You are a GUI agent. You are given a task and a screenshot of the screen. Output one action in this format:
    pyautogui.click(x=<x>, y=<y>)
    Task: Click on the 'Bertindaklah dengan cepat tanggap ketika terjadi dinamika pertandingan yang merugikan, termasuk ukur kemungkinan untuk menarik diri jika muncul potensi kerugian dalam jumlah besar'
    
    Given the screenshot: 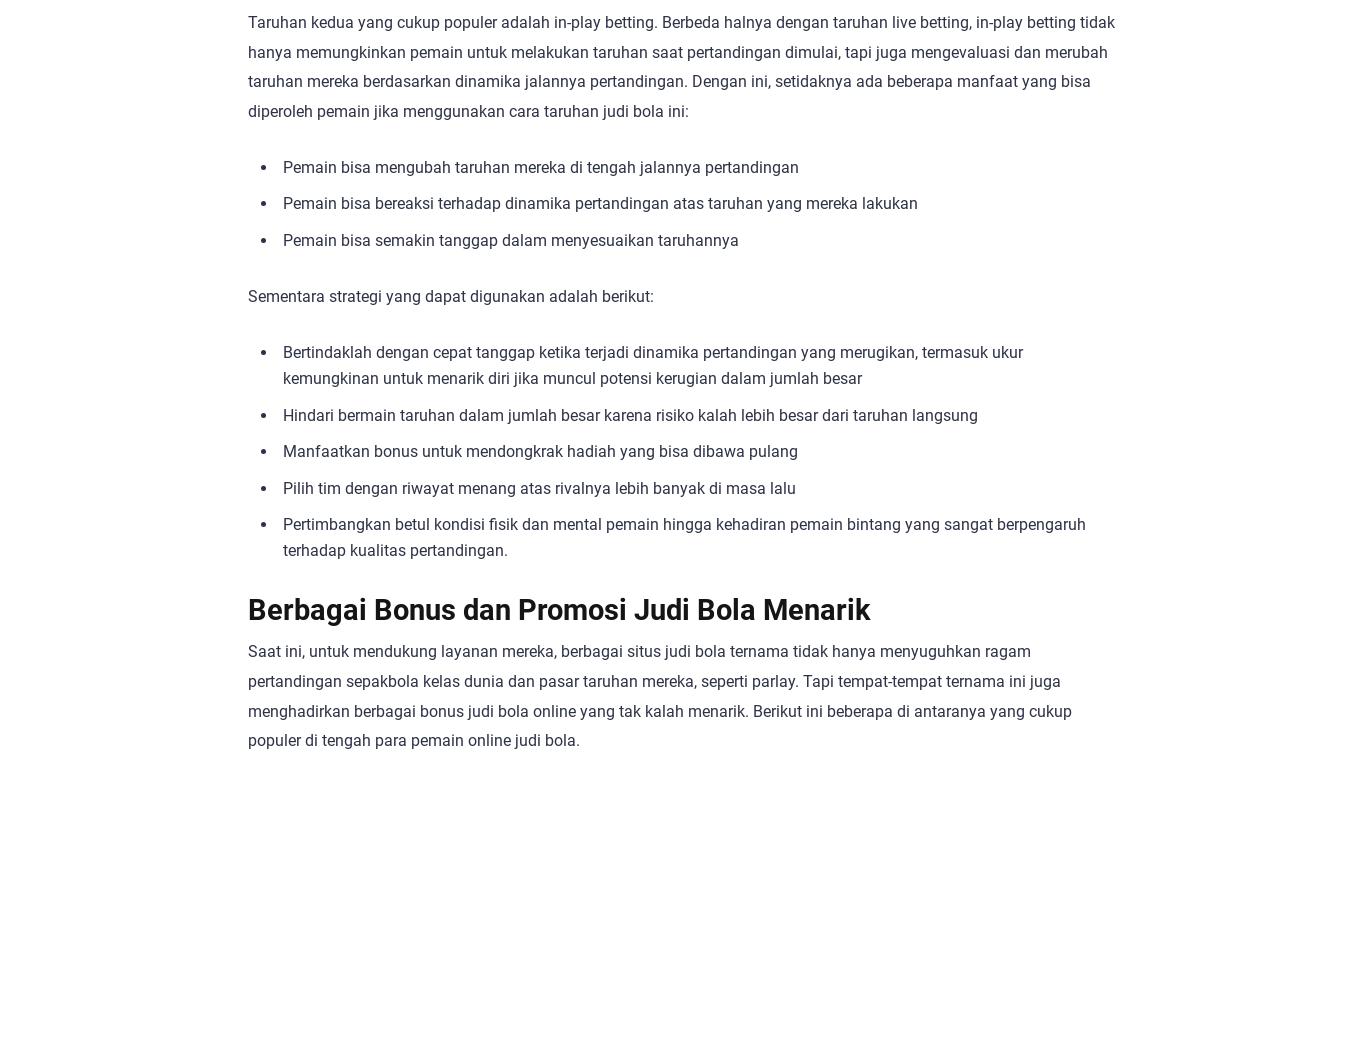 What is the action you would take?
    pyautogui.click(x=651, y=364)
    